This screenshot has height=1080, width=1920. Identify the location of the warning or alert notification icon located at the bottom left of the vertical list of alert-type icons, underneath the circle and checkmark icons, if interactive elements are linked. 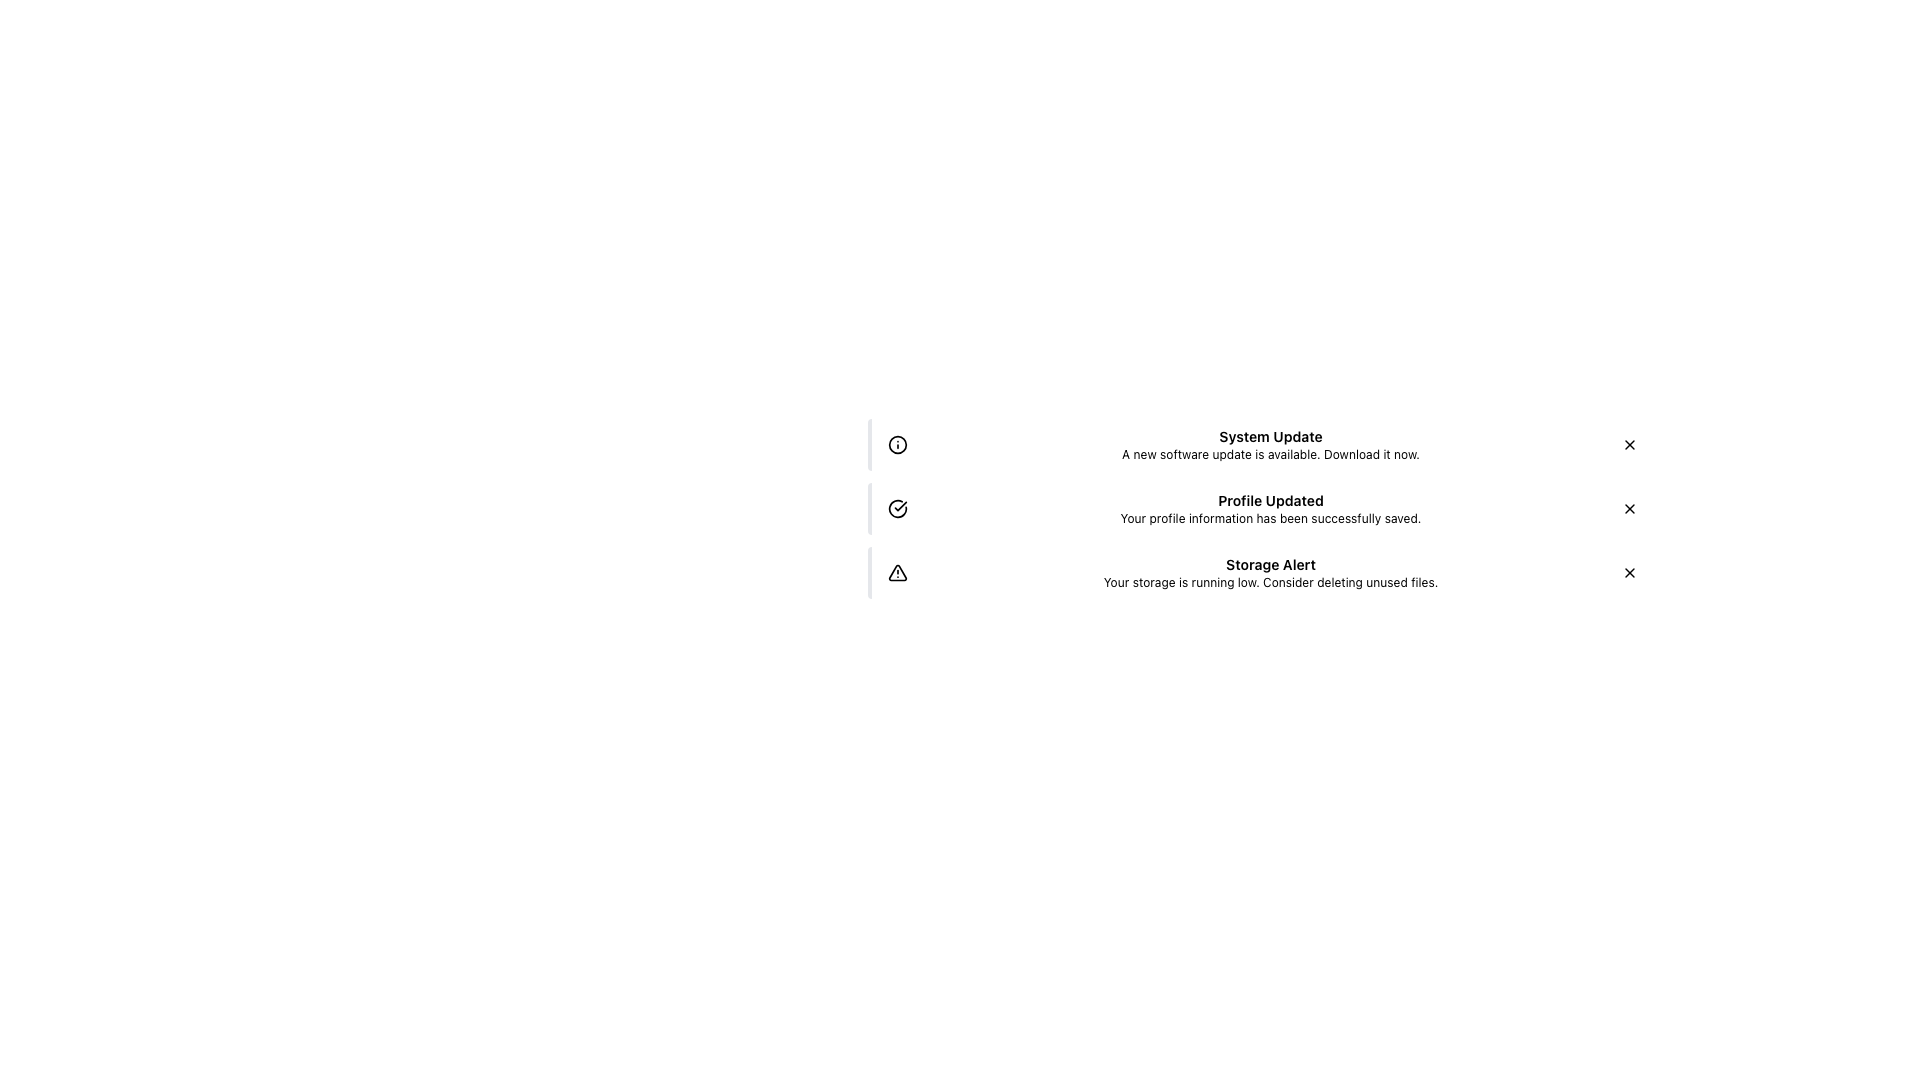
(896, 572).